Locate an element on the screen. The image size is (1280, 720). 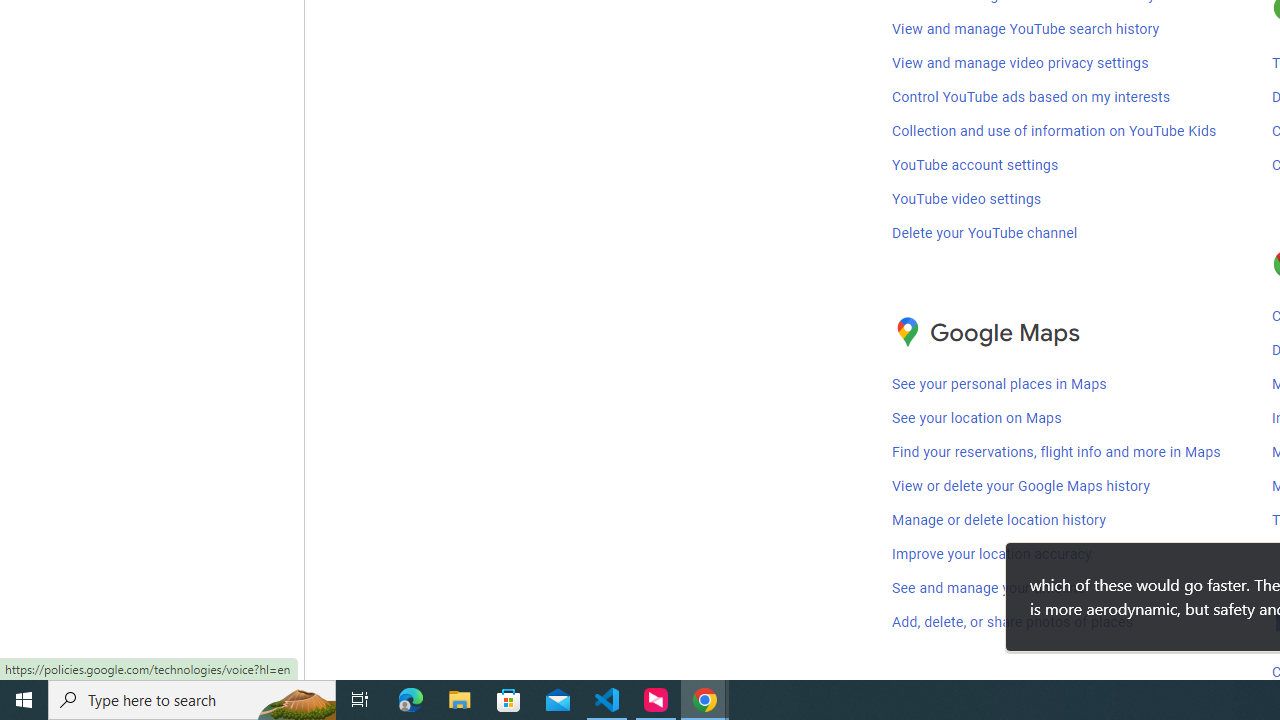
'View or delete your Google Maps history' is located at coordinates (1020, 487).